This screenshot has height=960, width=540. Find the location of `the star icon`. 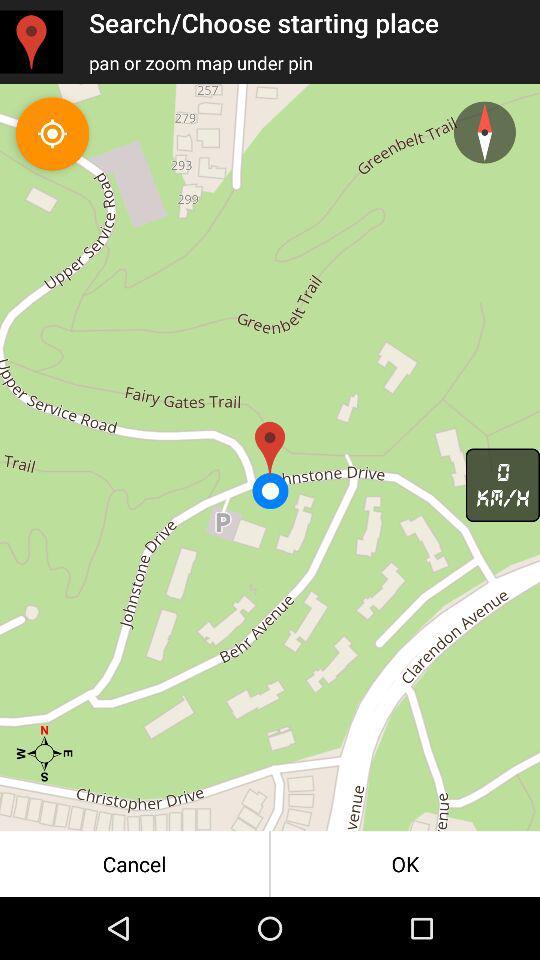

the star icon is located at coordinates (44, 752).